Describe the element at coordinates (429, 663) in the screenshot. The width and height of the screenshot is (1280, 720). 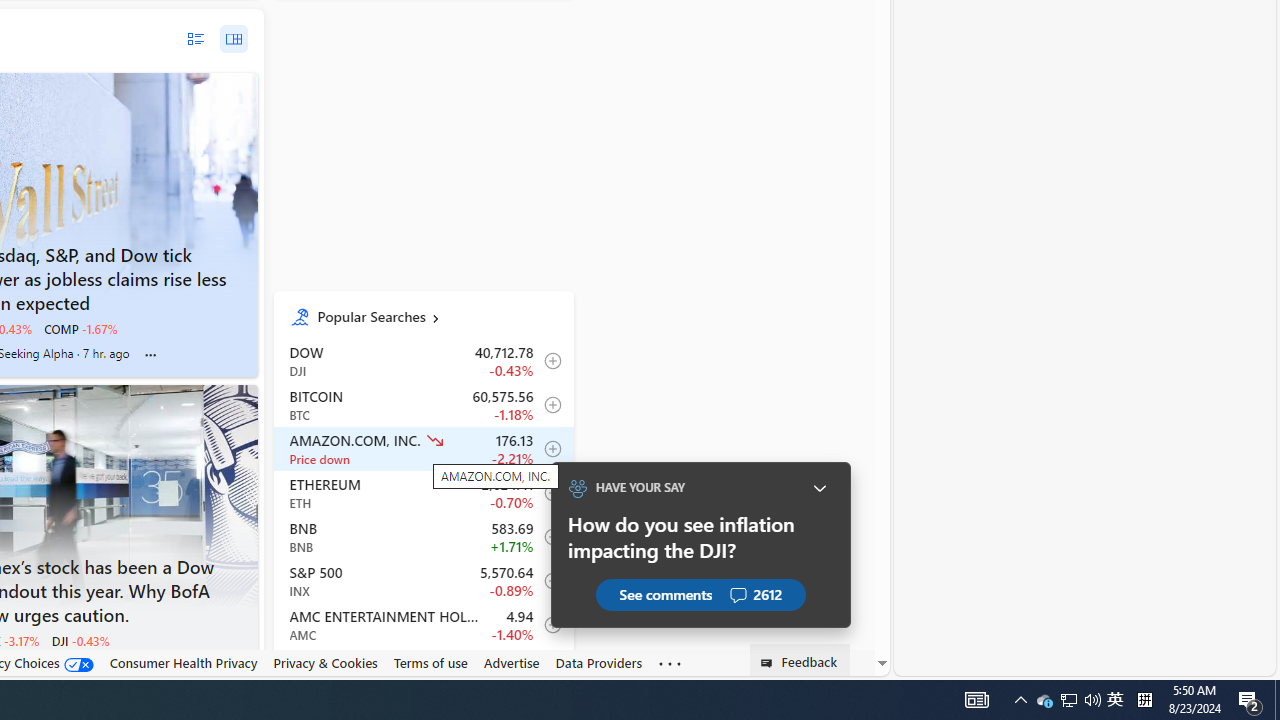
I see `'Terms of use'` at that location.